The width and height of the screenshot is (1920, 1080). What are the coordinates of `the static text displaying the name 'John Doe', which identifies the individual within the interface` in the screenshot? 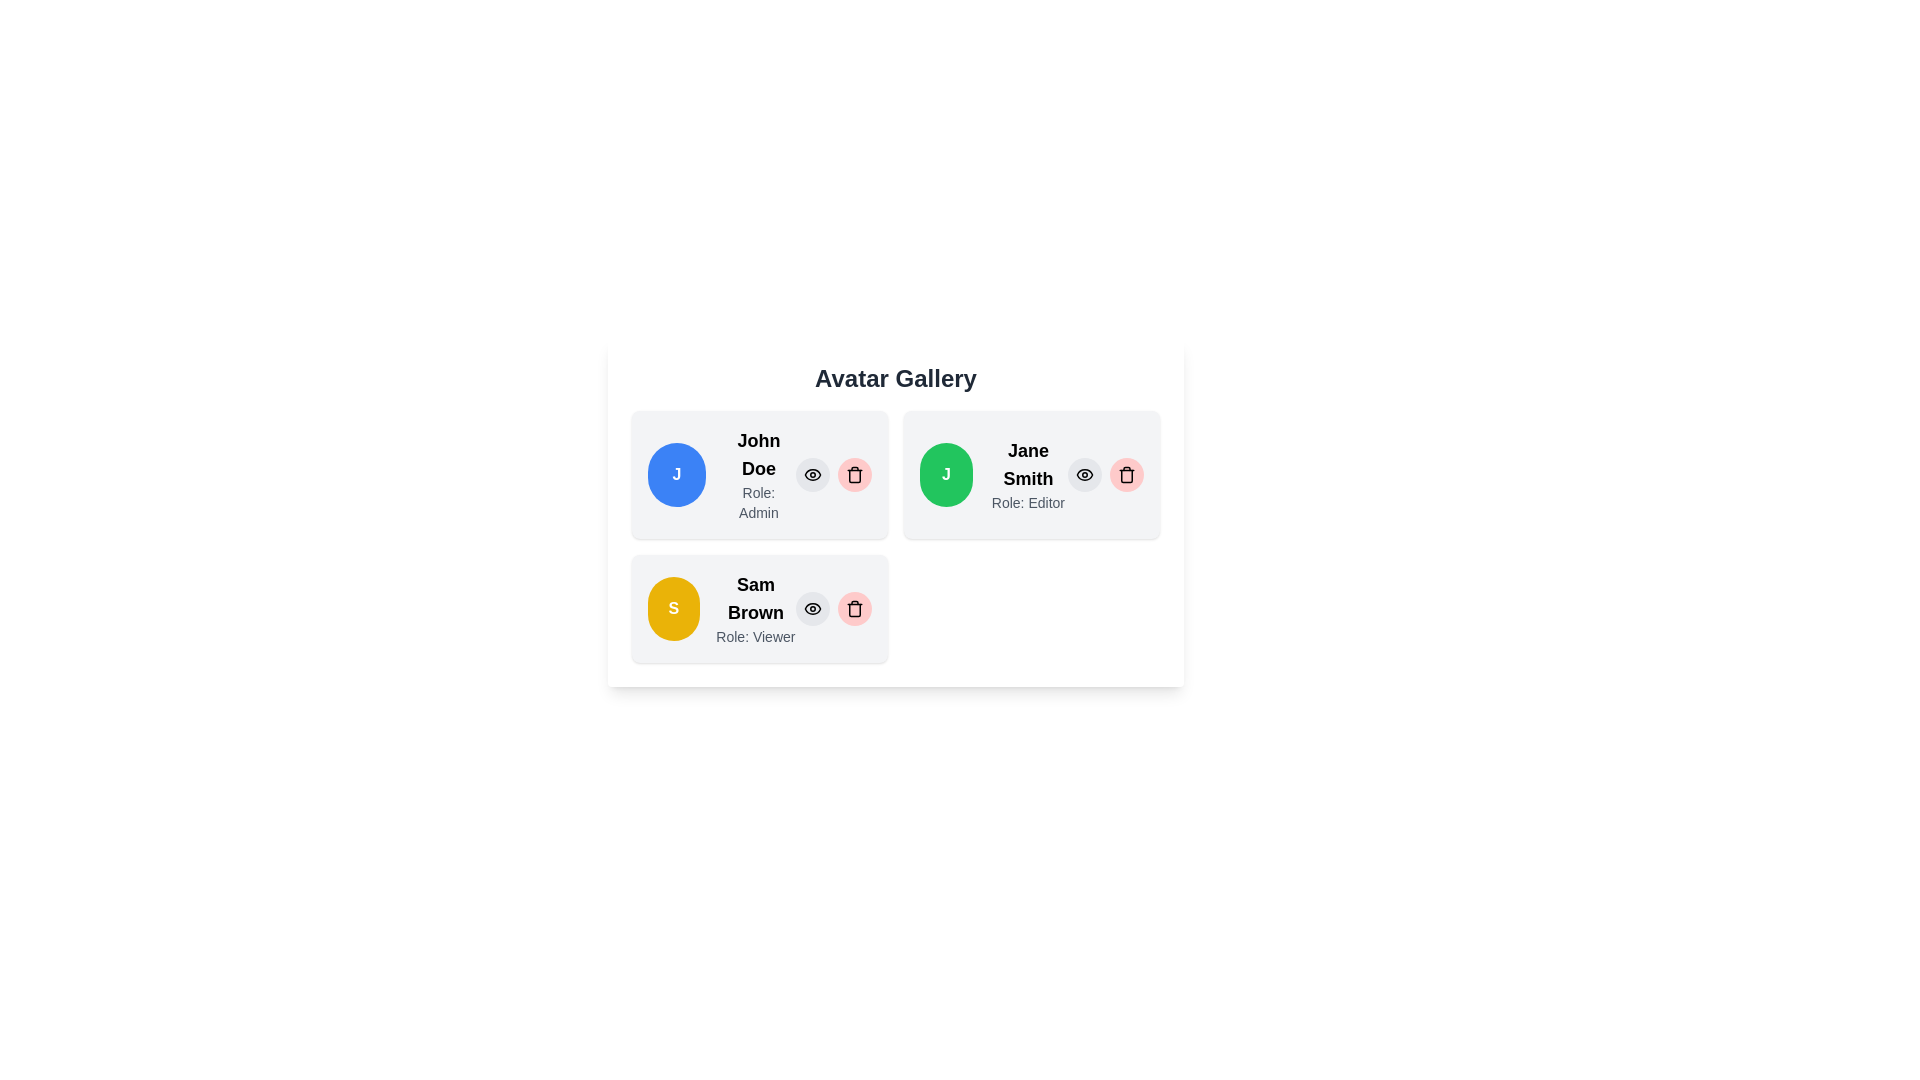 It's located at (757, 455).